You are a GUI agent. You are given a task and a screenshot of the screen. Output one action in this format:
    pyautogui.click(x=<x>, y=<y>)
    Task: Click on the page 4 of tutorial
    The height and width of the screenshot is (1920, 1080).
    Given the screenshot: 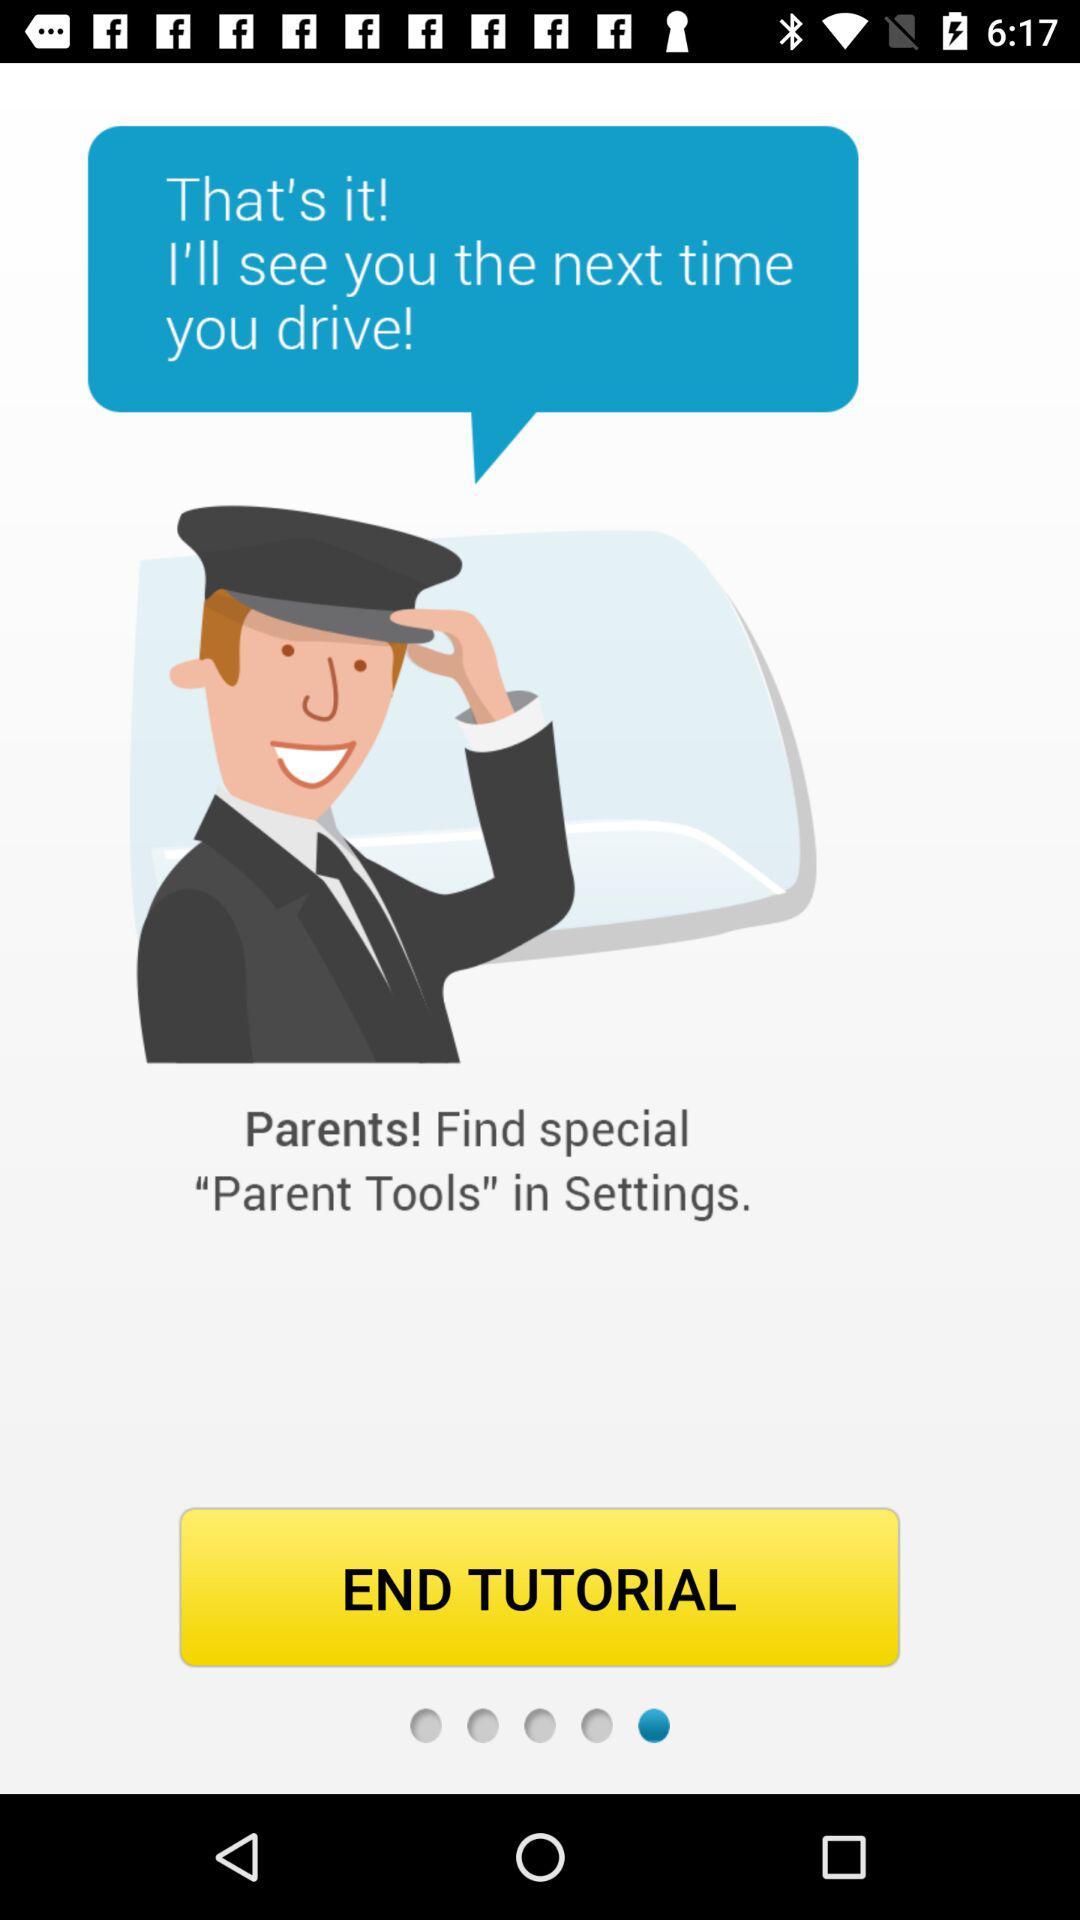 What is the action you would take?
    pyautogui.click(x=596, y=1724)
    